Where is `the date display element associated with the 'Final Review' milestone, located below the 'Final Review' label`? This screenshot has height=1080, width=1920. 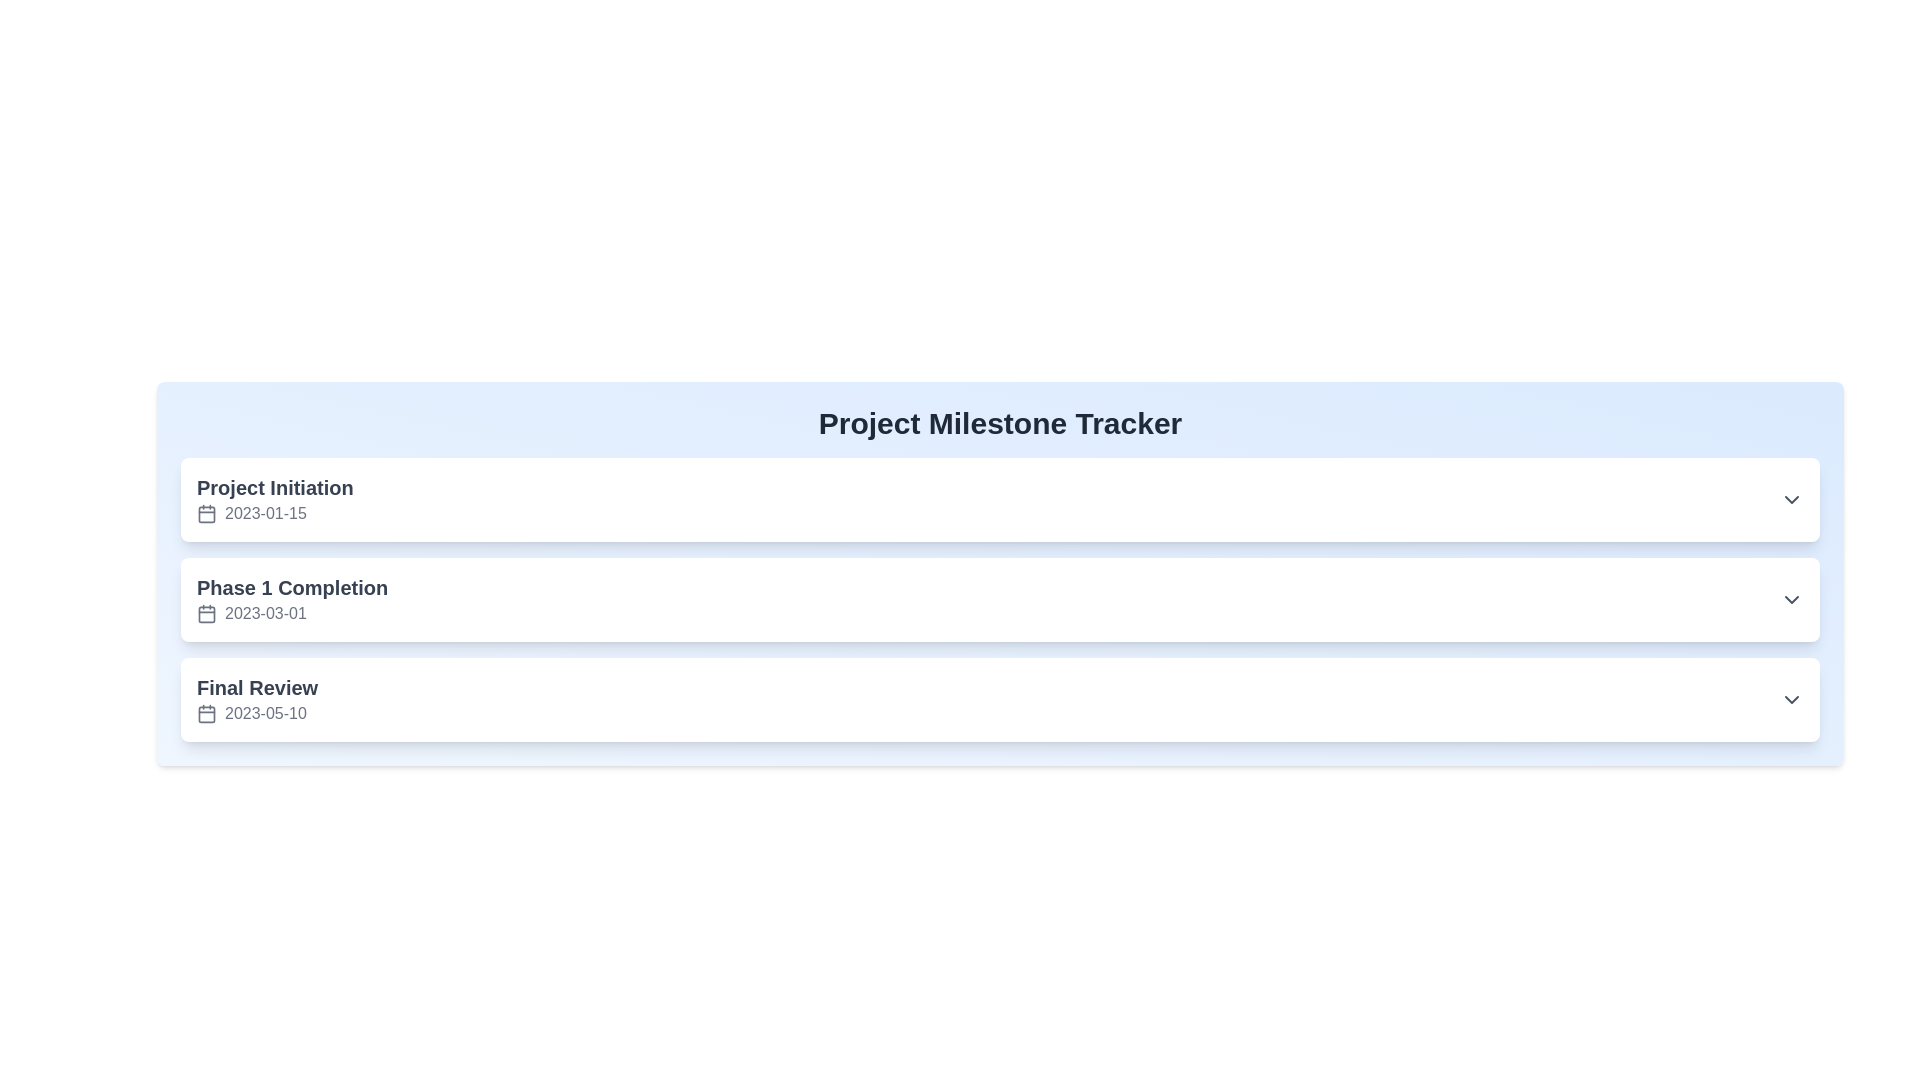 the date display element associated with the 'Final Review' milestone, located below the 'Final Review' label is located at coordinates (256, 712).